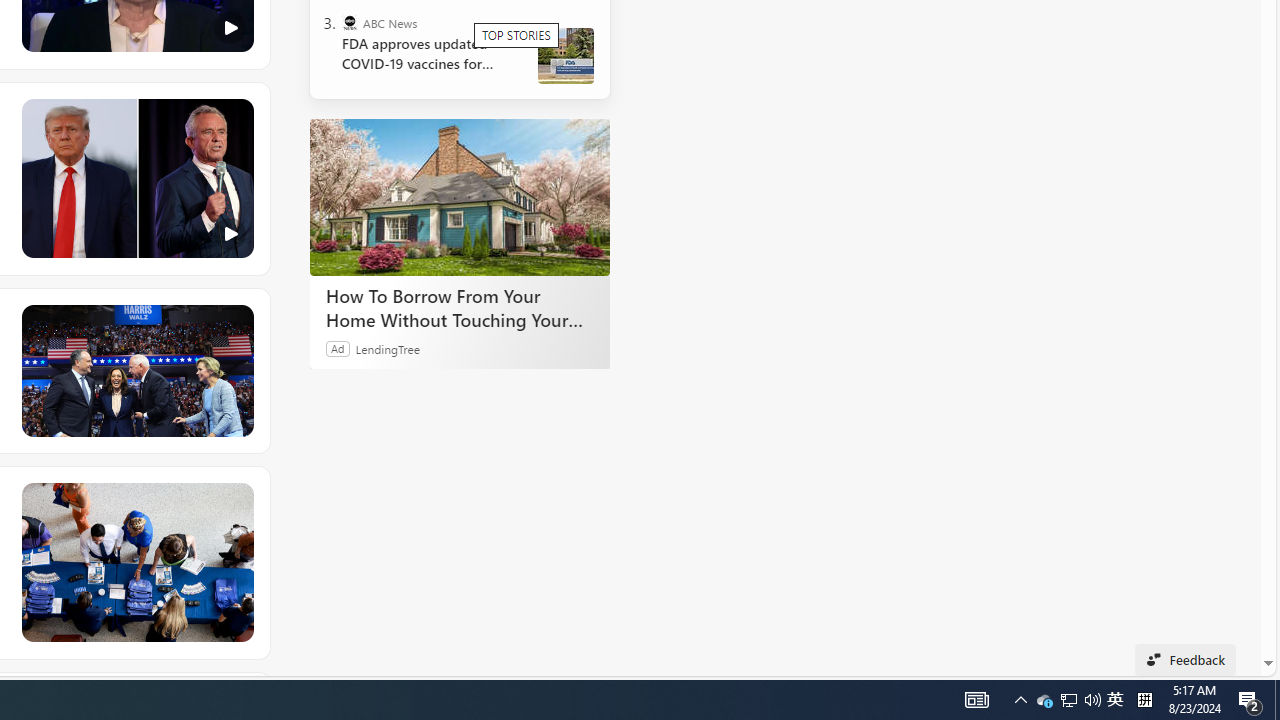  I want to click on 'ABC News', so click(350, 23).